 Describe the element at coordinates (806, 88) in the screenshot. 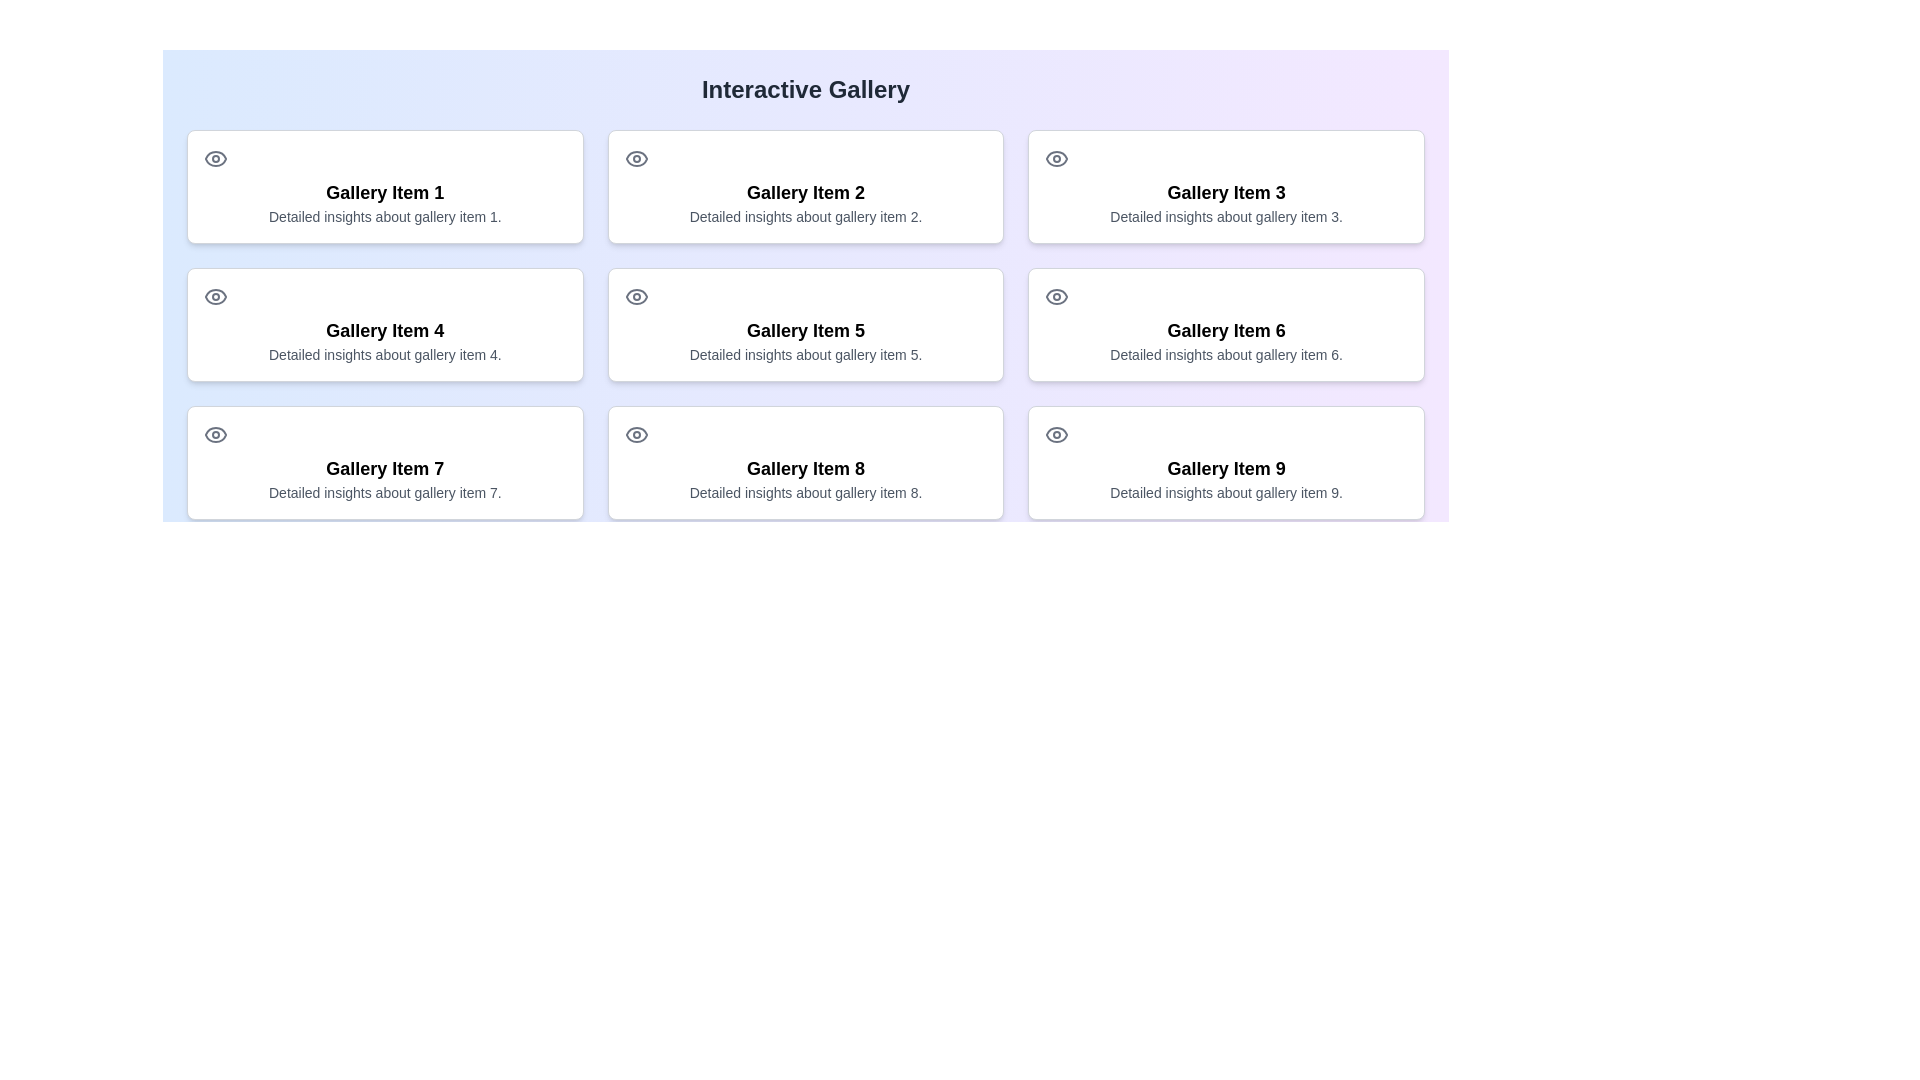

I see `the Header text that serves as the title for the interactive gallery section to refer to the title for guidance` at that location.